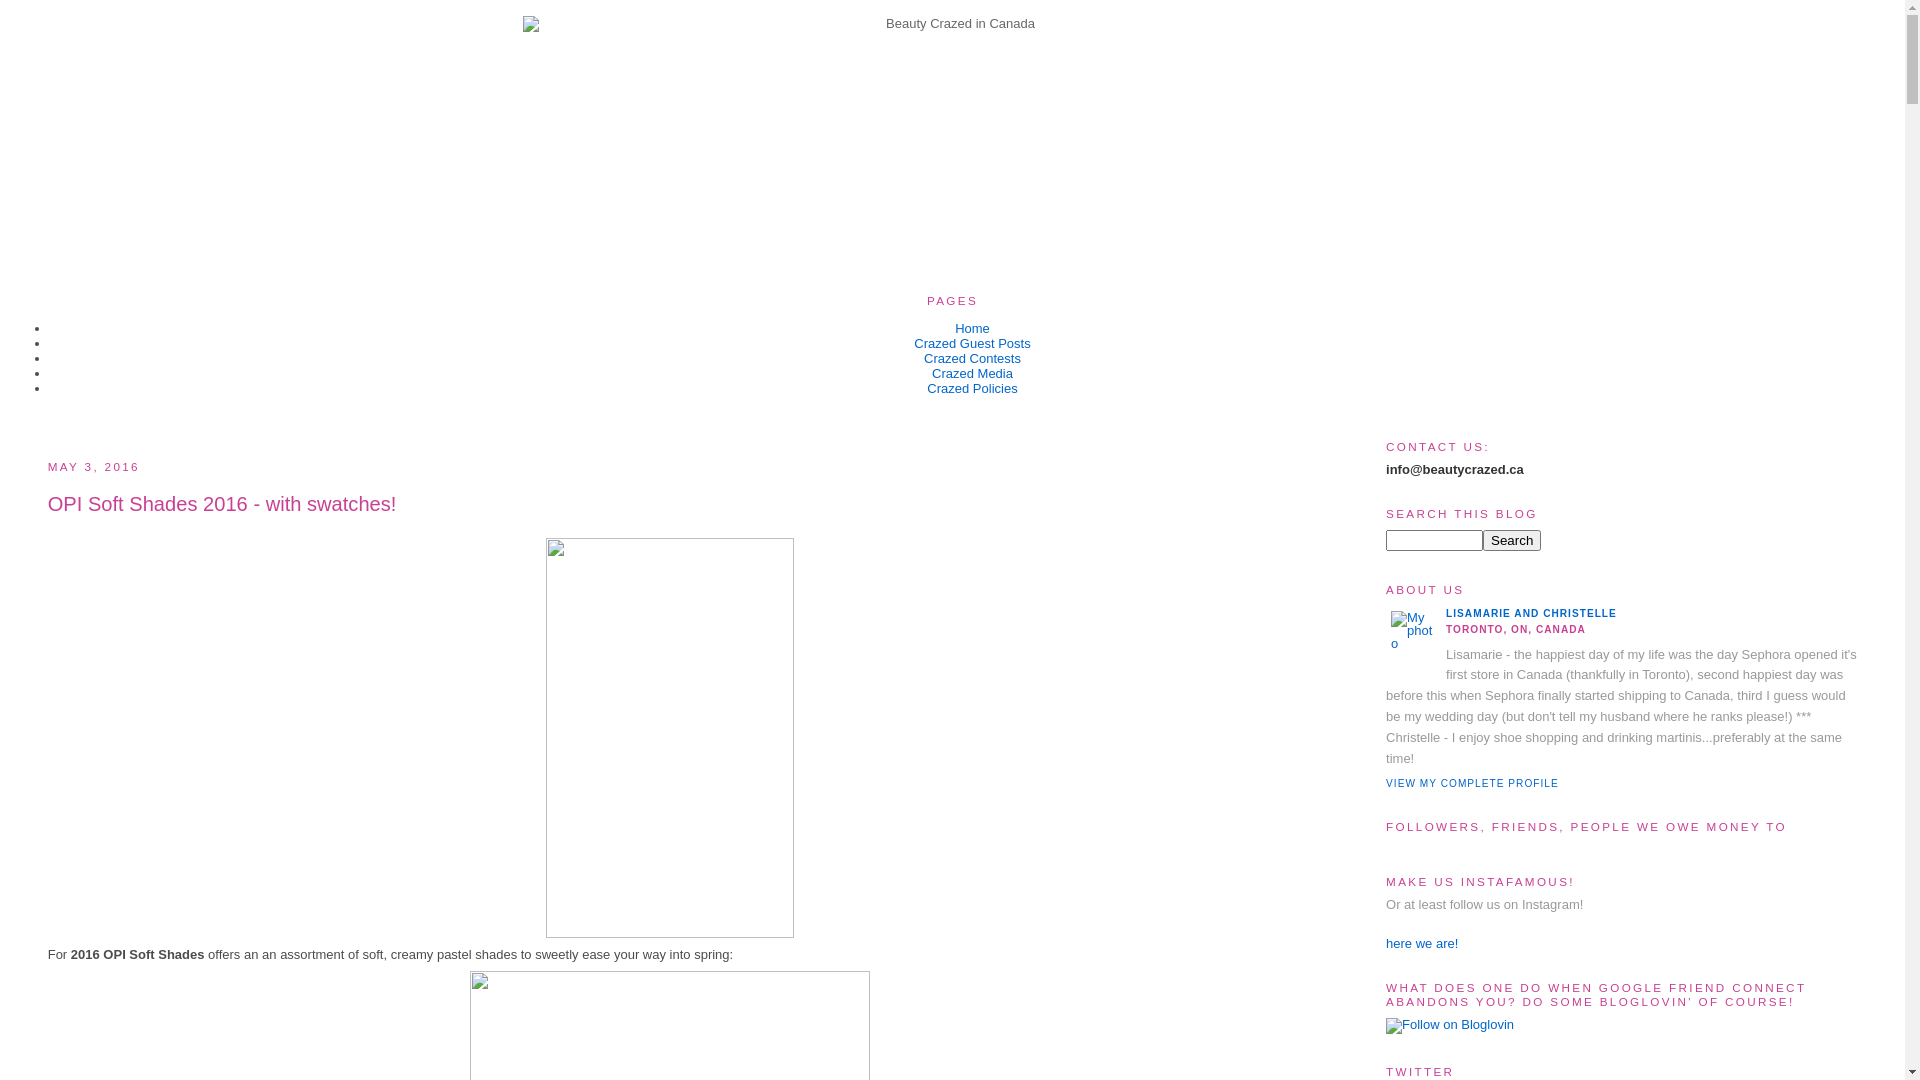  I want to click on 'LISAMARIE AND CHRISTELLE', so click(1445, 612).